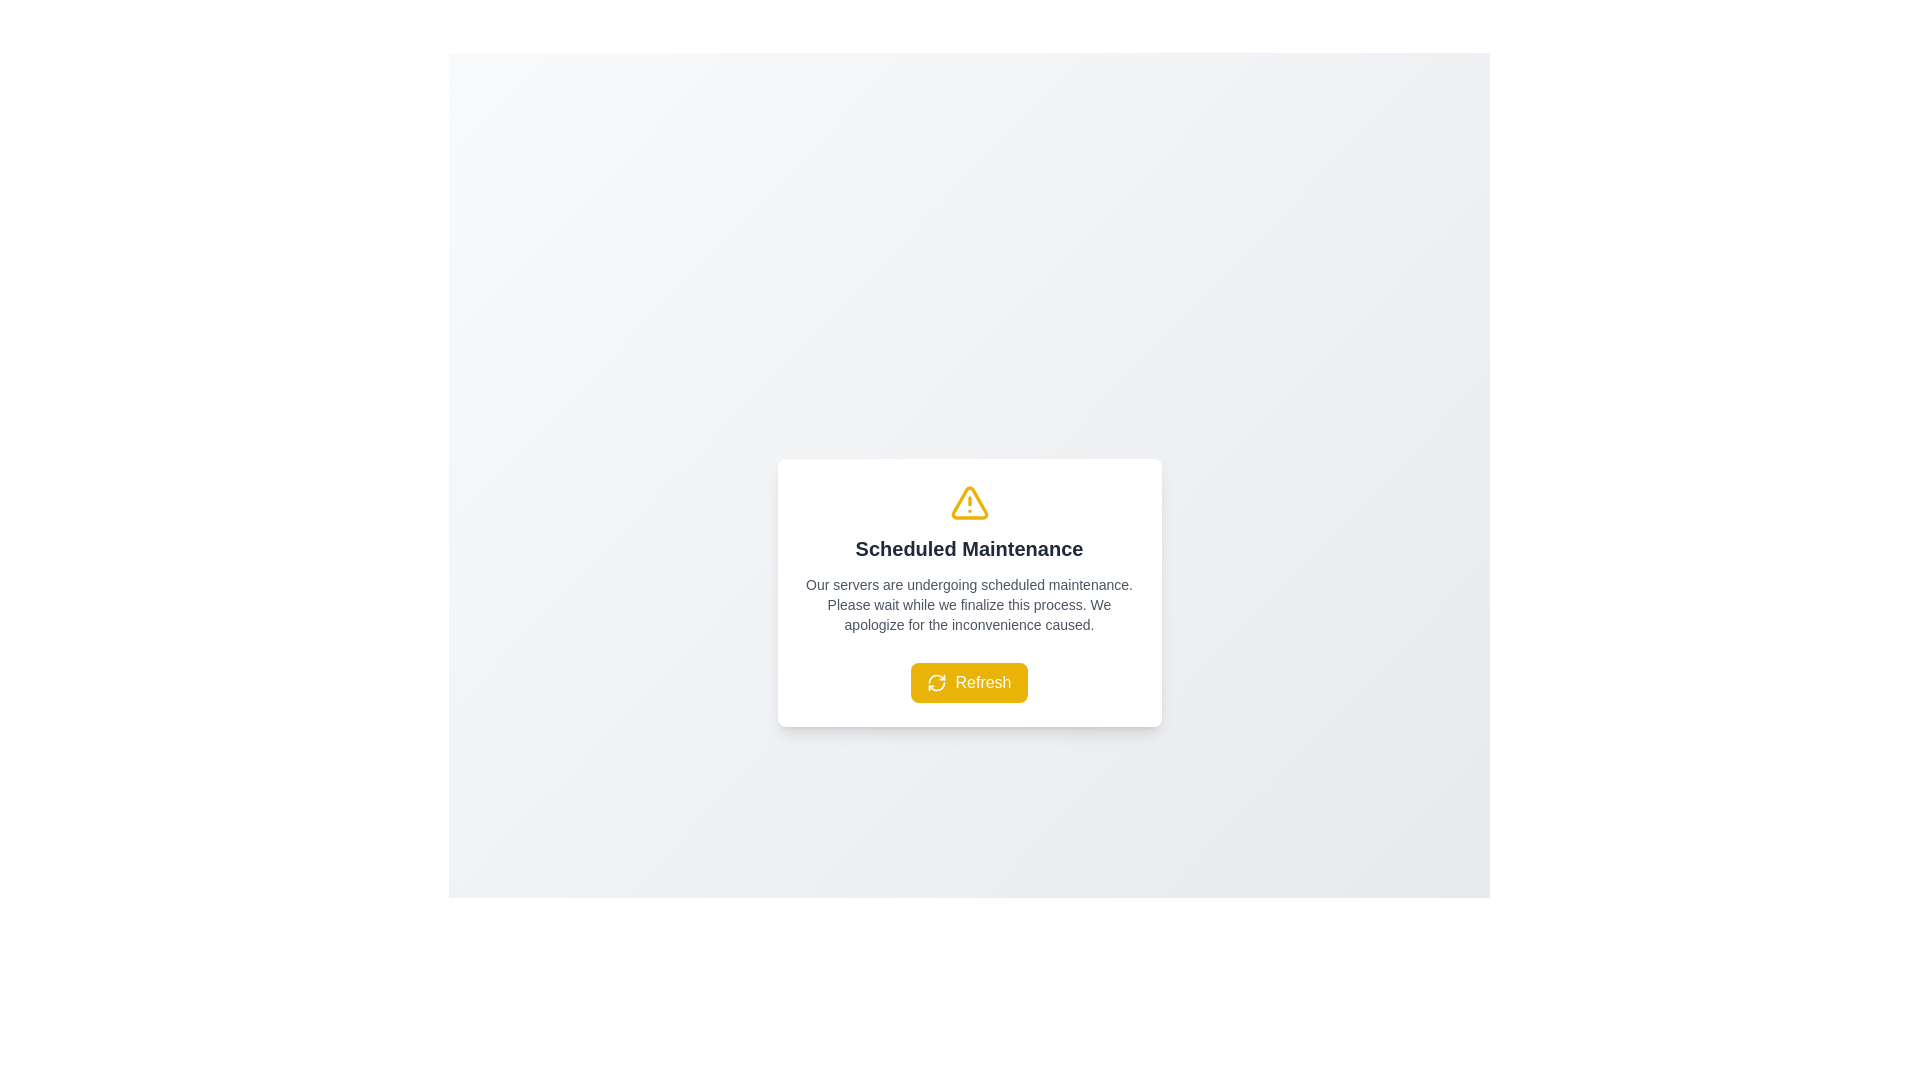  Describe the element at coordinates (969, 548) in the screenshot. I see `the bold, large text element that says 'Scheduled Maintenance', which is centrally positioned beneath a warning icon` at that location.